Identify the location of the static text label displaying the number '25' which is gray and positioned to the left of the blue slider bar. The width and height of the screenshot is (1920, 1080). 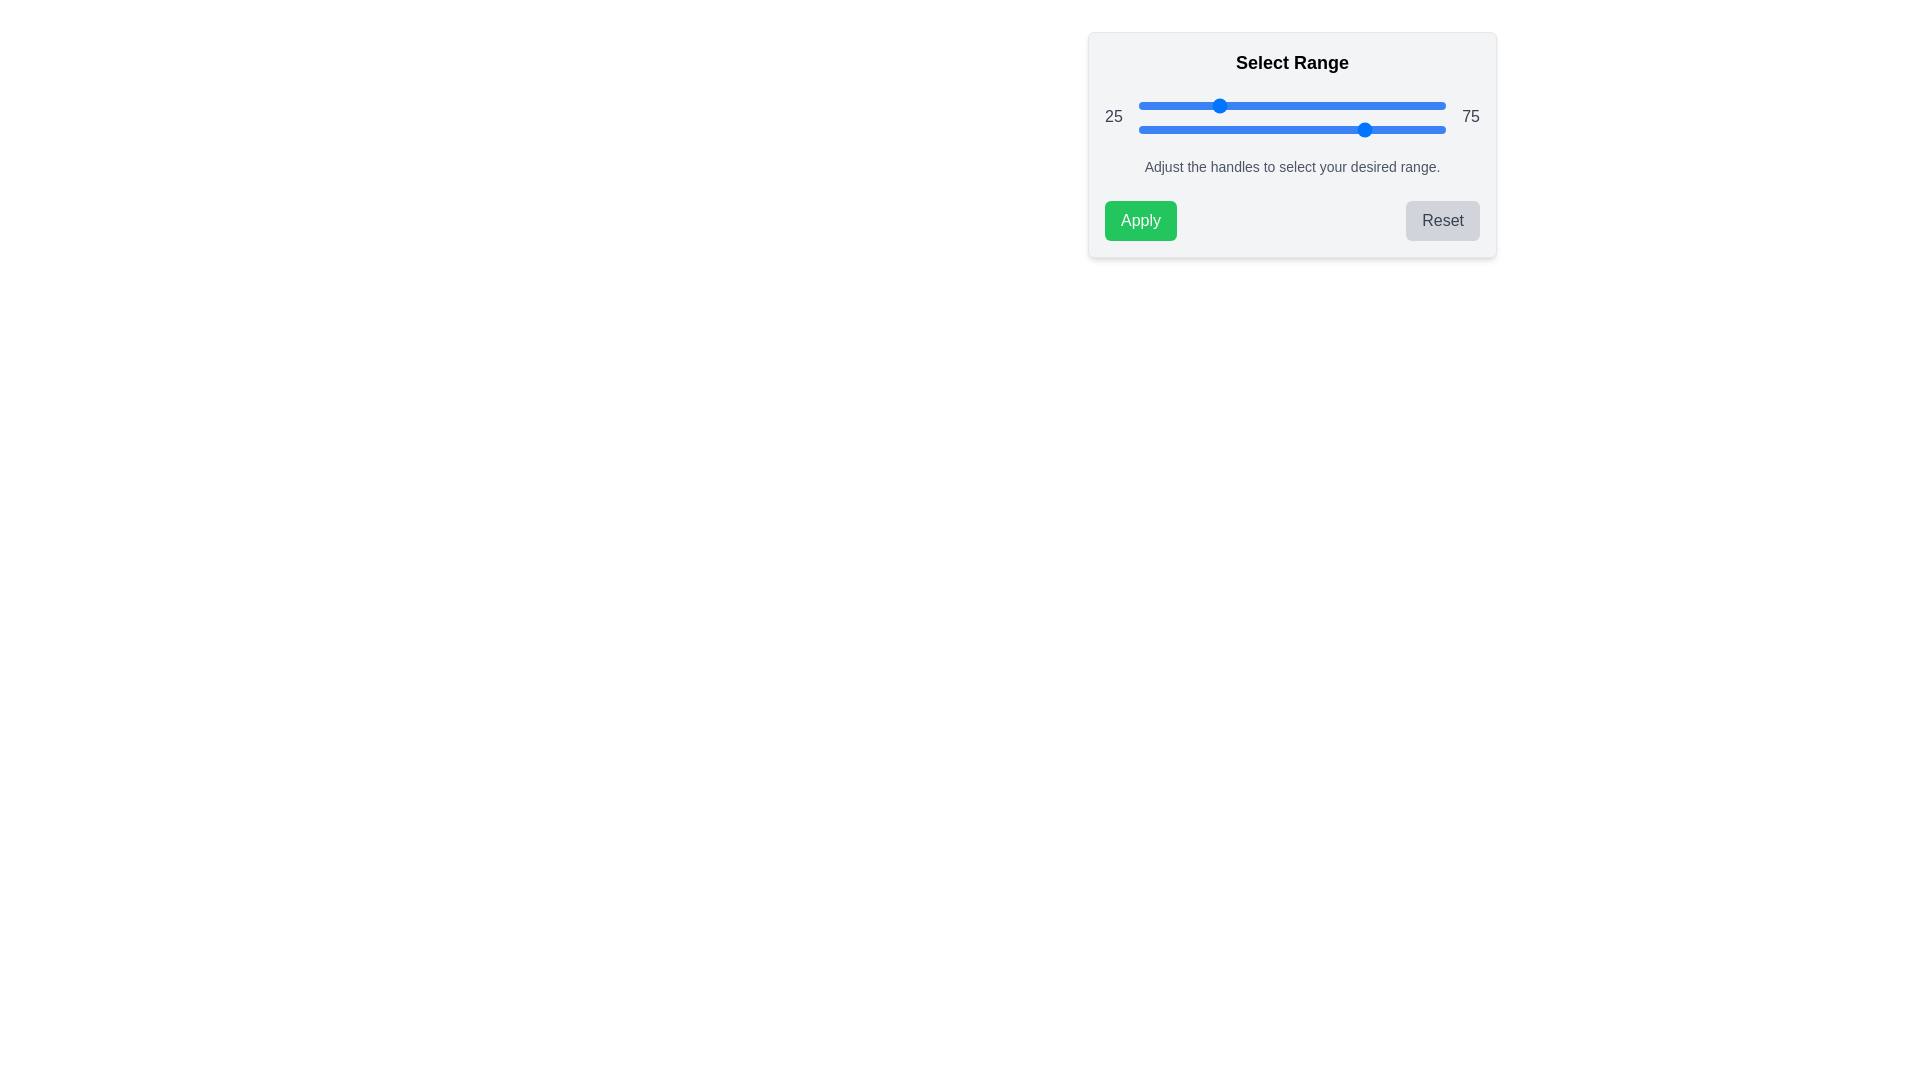
(1112, 116).